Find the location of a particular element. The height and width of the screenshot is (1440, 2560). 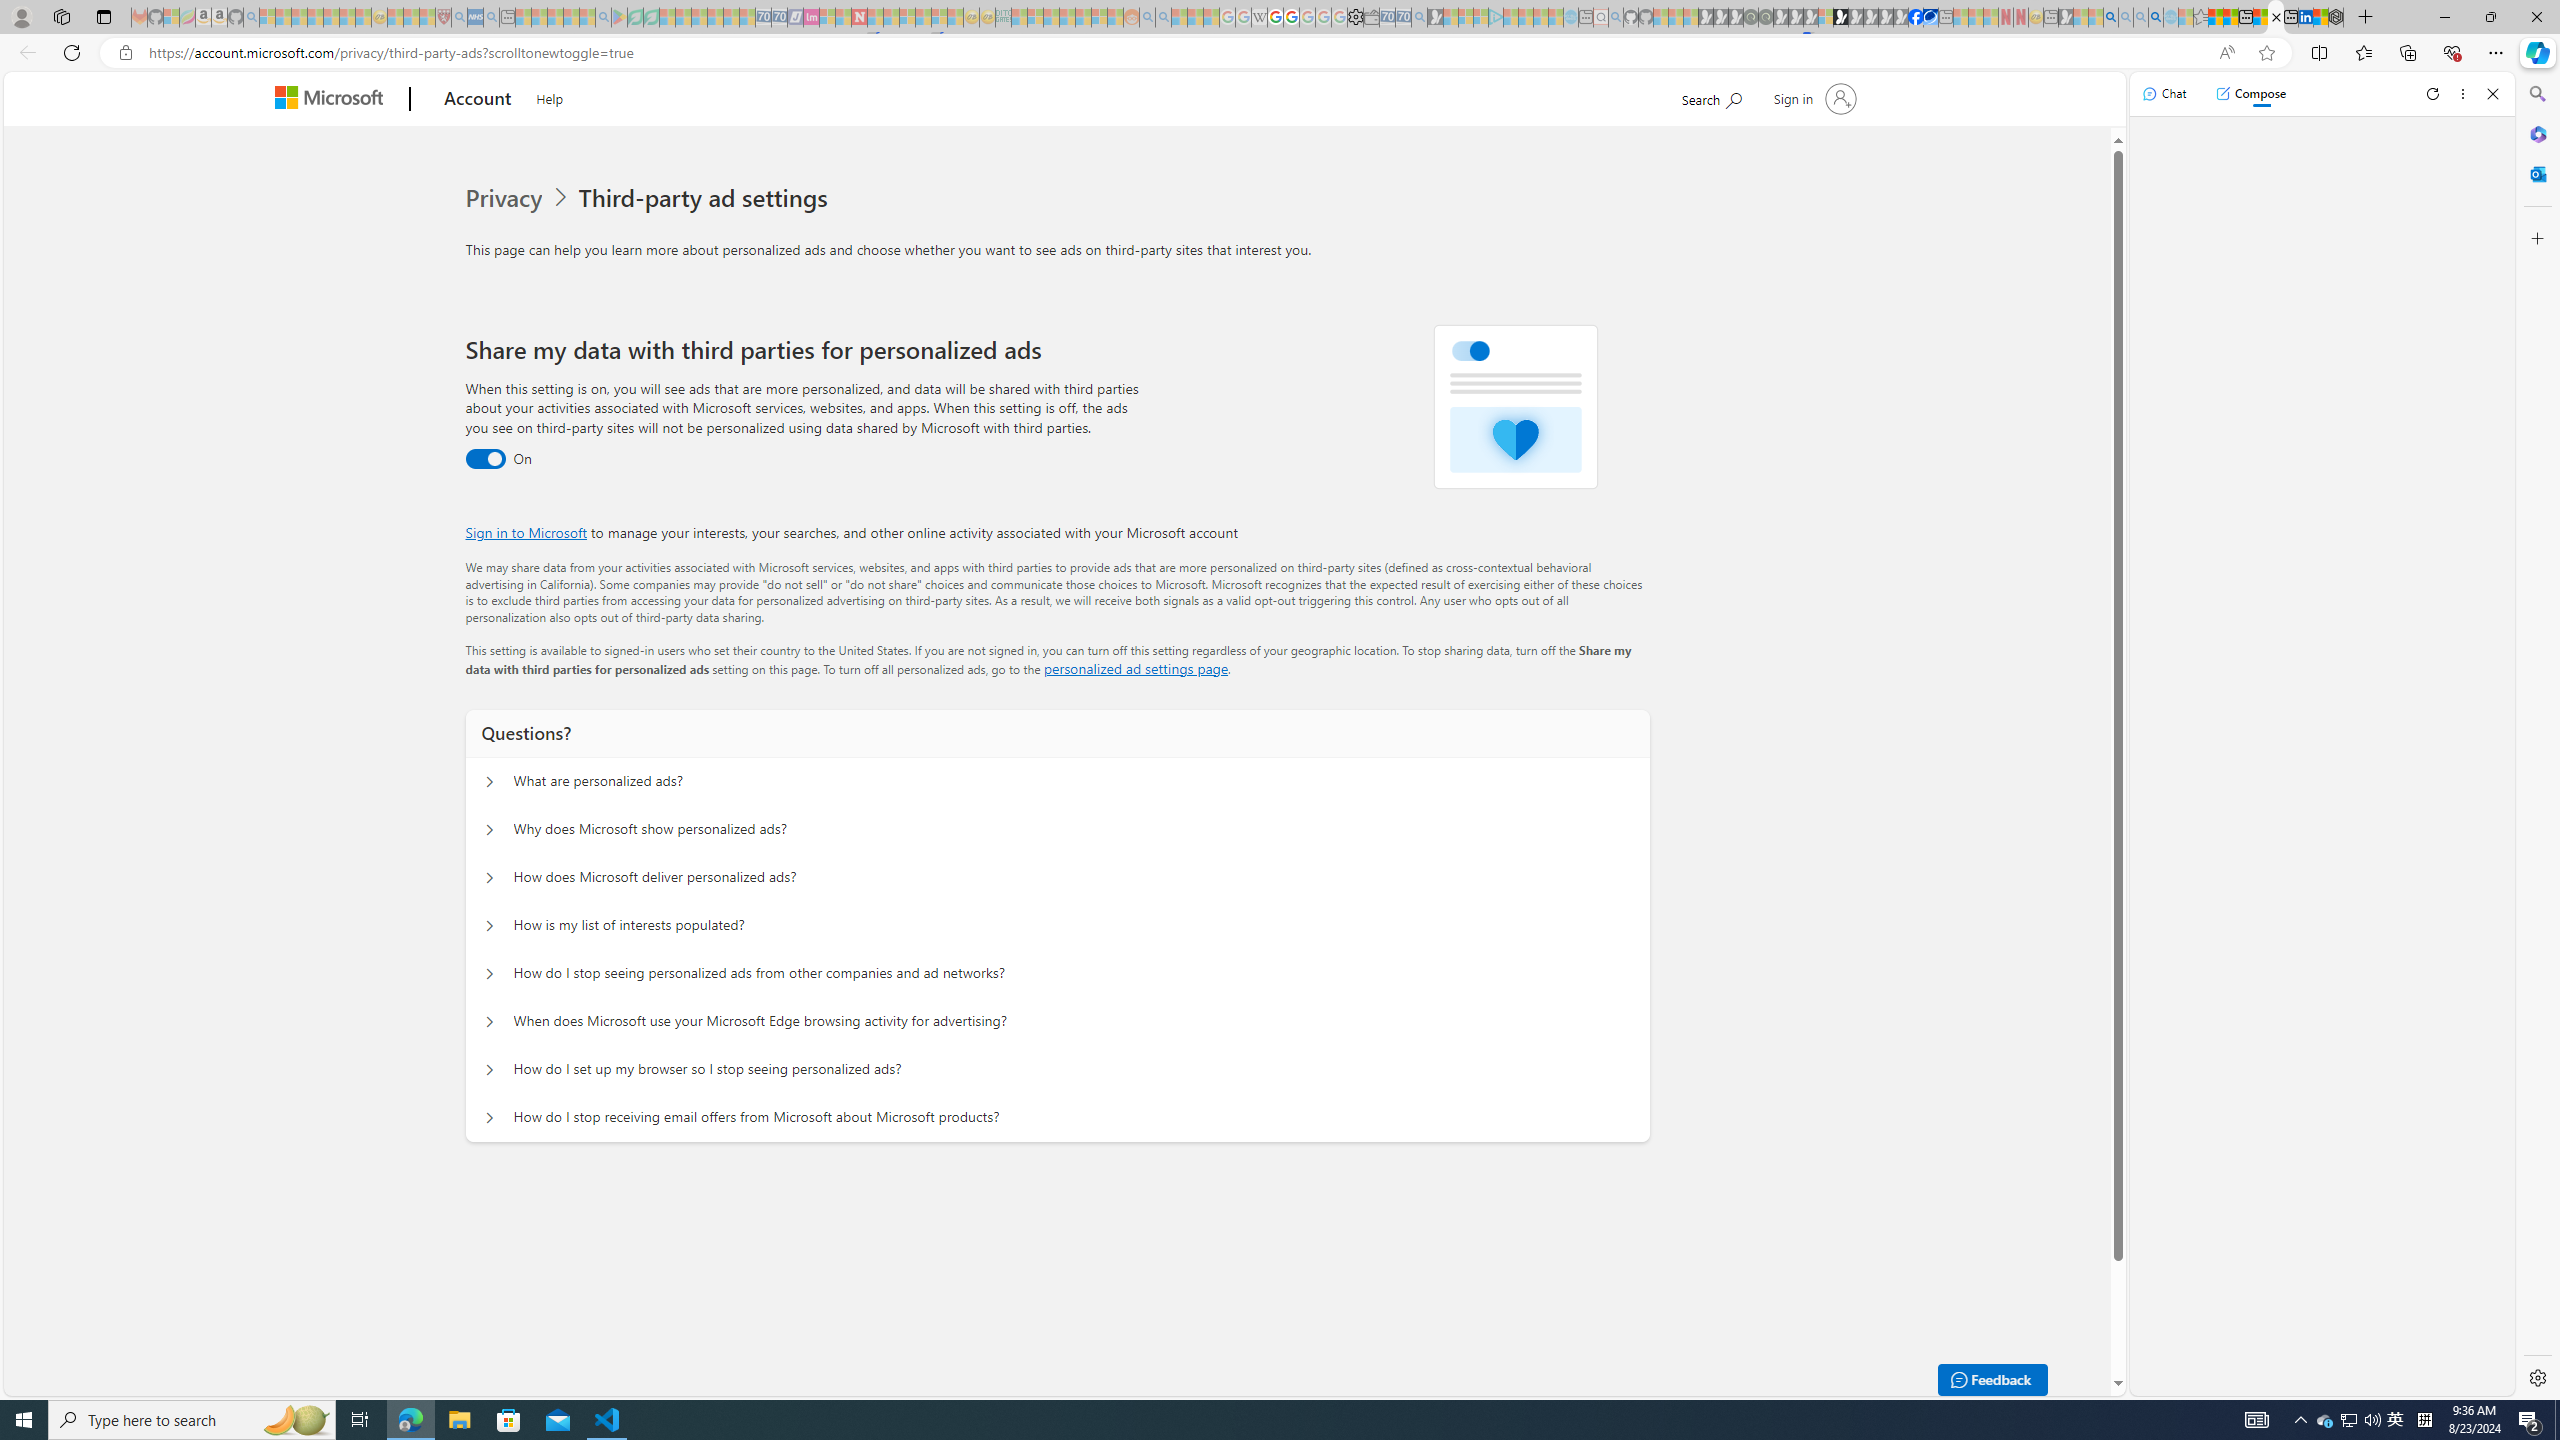

'Third party data sharing toggle' is located at coordinates (485, 459).